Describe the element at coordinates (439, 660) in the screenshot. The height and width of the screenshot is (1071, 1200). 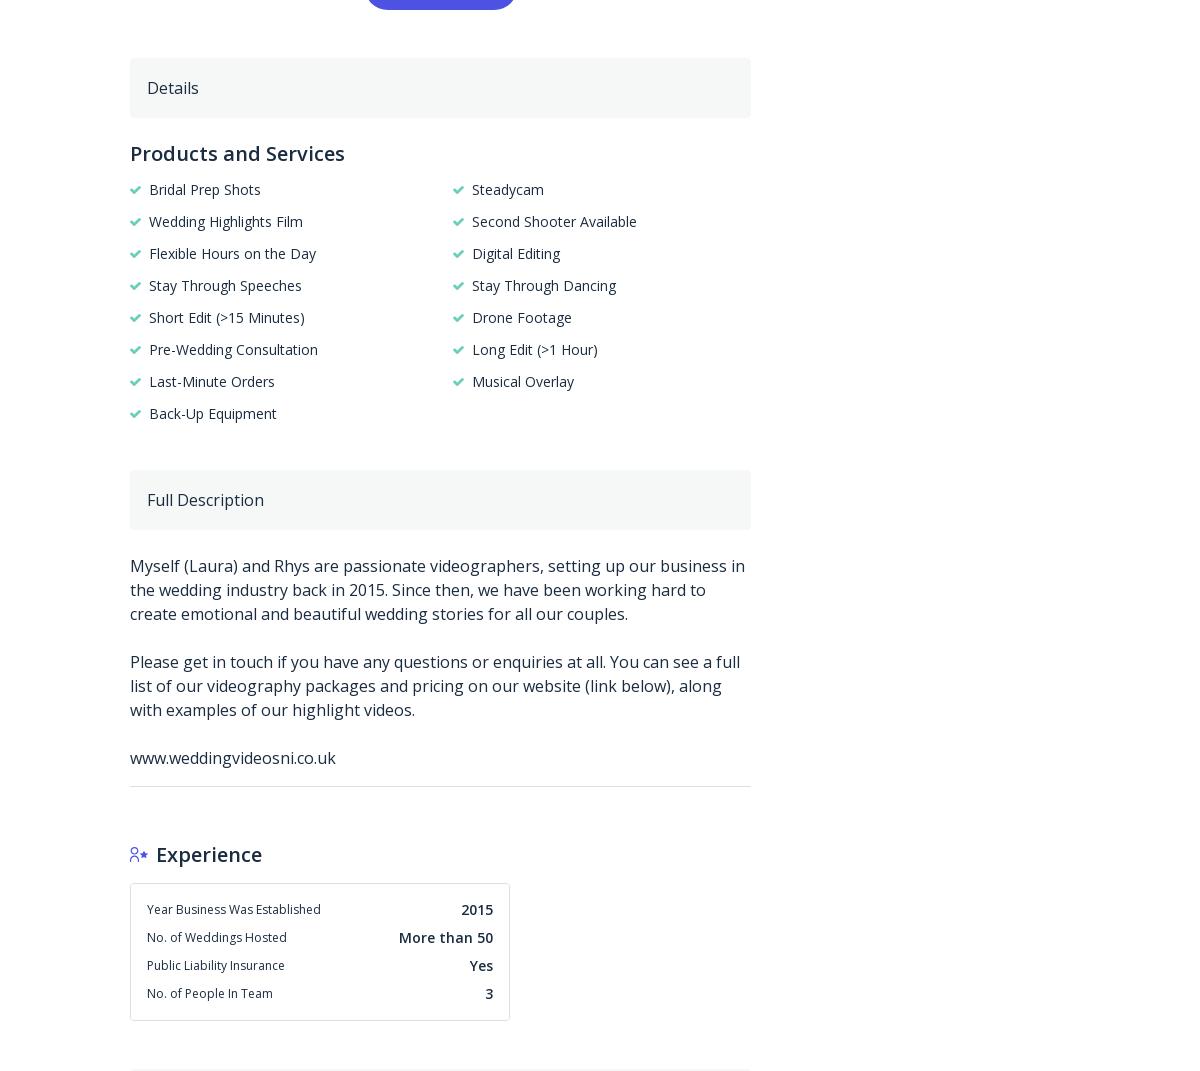
I see `'Myself (Laura) and Rhys are passionate videographers, setting up our business in the wedding industry back in 2015. Since then, we have been working hard to create emotional and beautiful wedding stories for all our couples. 

Please get in touch if you have any questions or enquiries at all. You can see a full list of our videography packages and pricing on our website (link below), along with examples of our highlight videos.

www.weddingvideosni.co.uk'` at that location.